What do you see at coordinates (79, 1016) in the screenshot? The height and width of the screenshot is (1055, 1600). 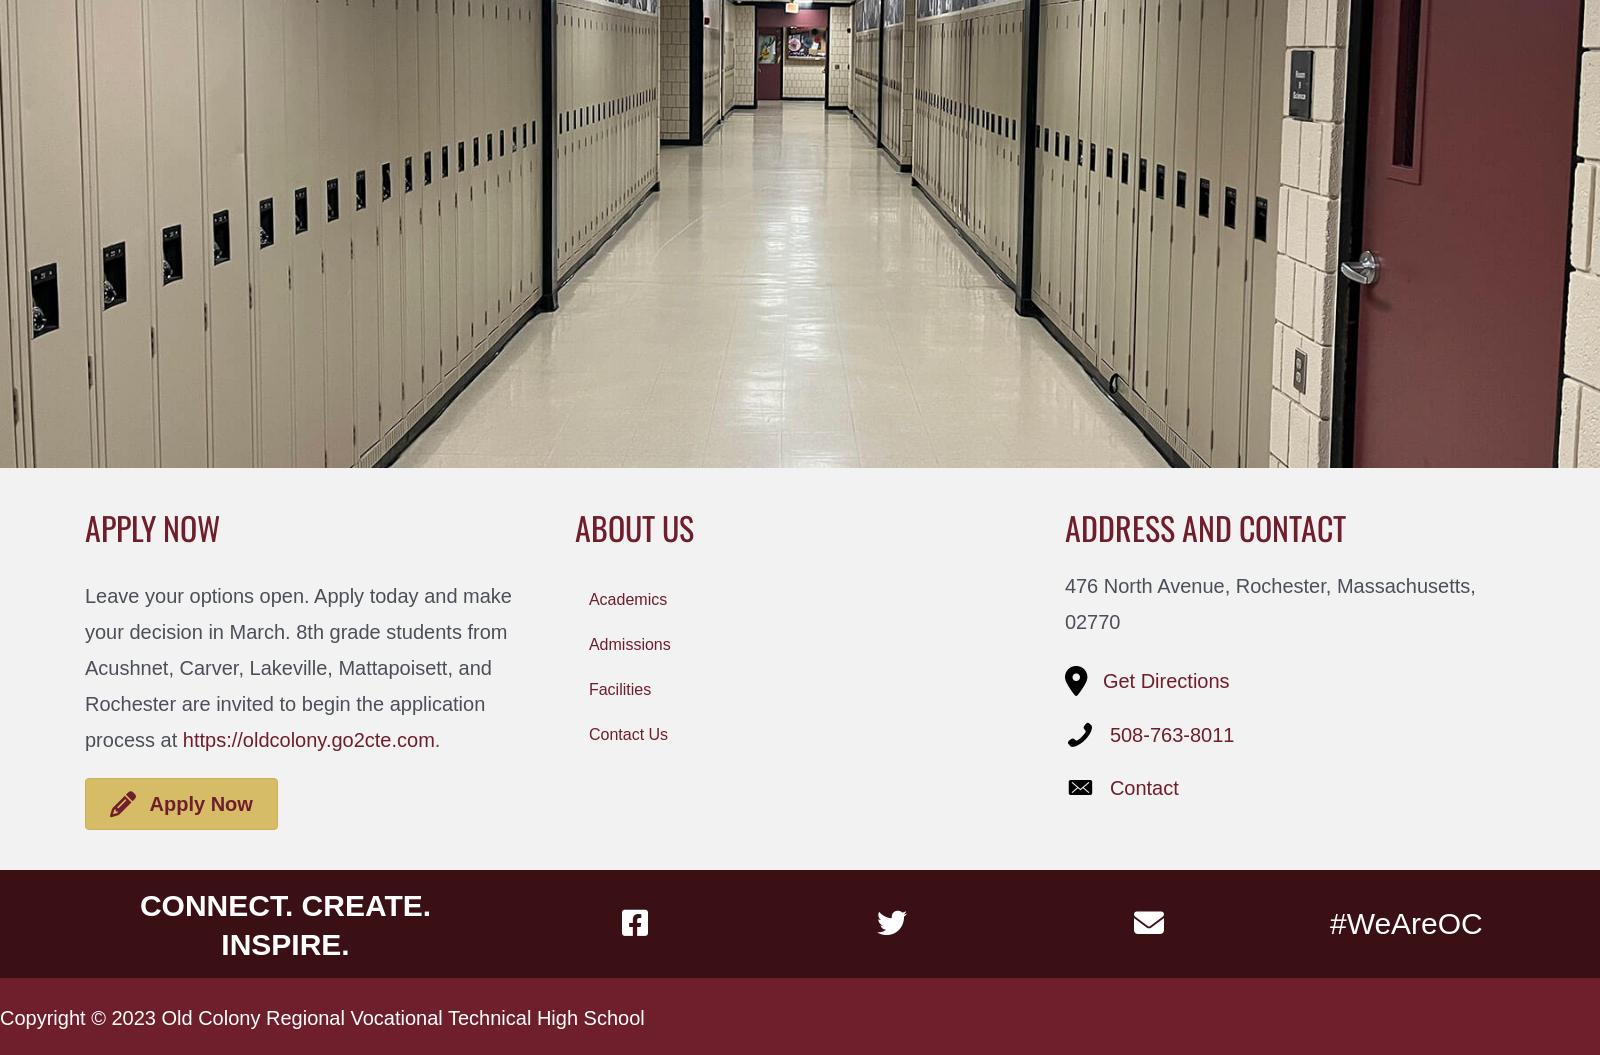 I see `'Copyright © 2023'` at bounding box center [79, 1016].